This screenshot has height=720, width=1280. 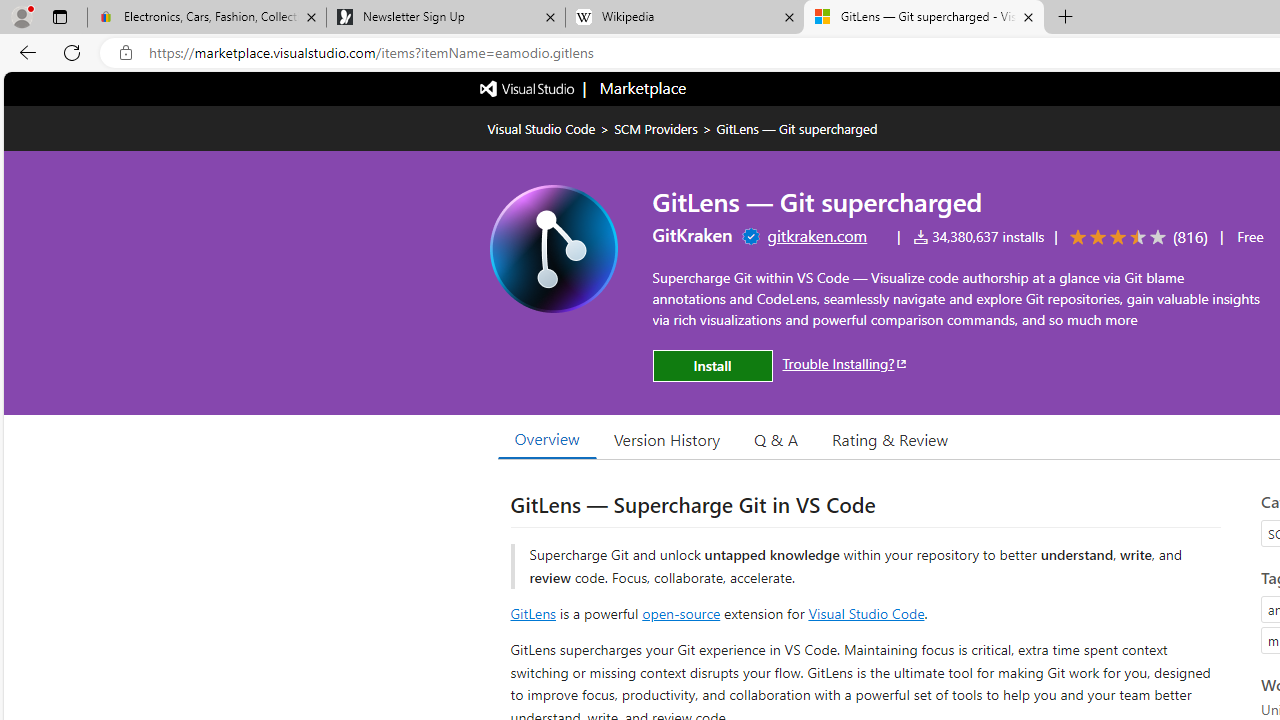 I want to click on 'Visual Studio Code', so click(x=866, y=612).